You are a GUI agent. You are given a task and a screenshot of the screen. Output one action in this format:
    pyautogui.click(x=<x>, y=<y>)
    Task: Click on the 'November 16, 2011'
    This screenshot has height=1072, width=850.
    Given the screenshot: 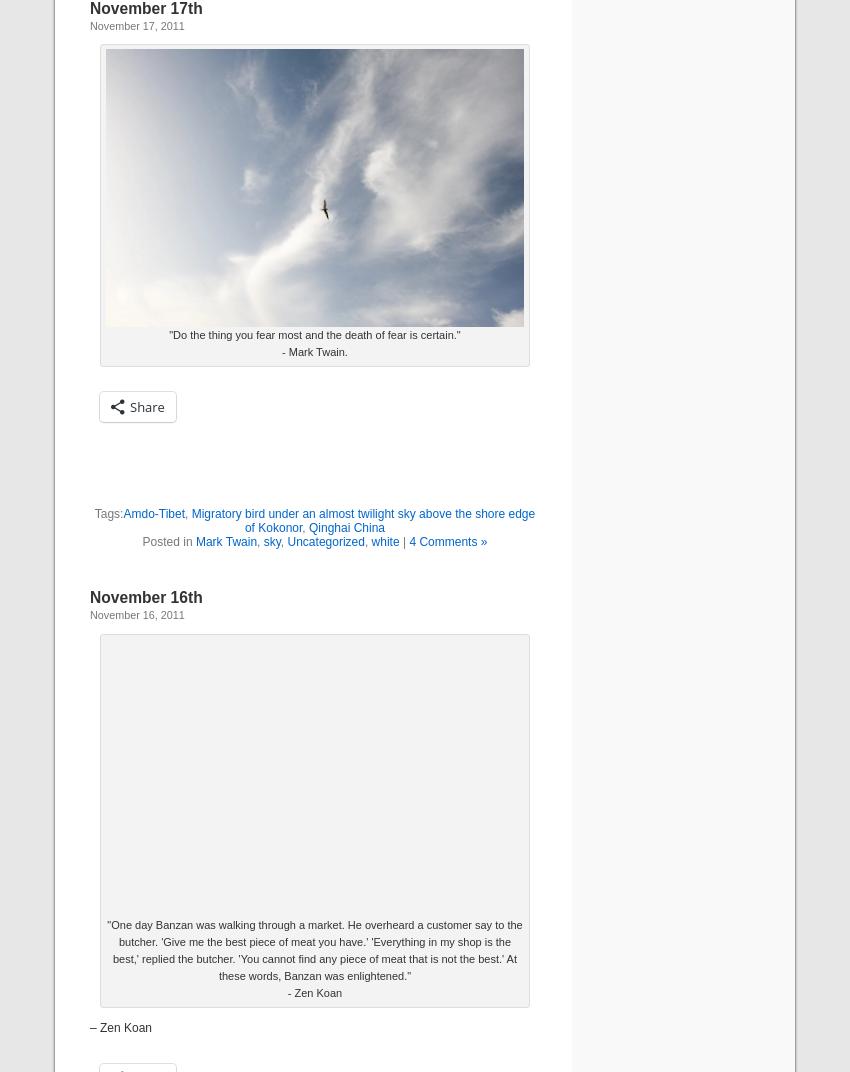 What is the action you would take?
    pyautogui.click(x=137, y=615)
    